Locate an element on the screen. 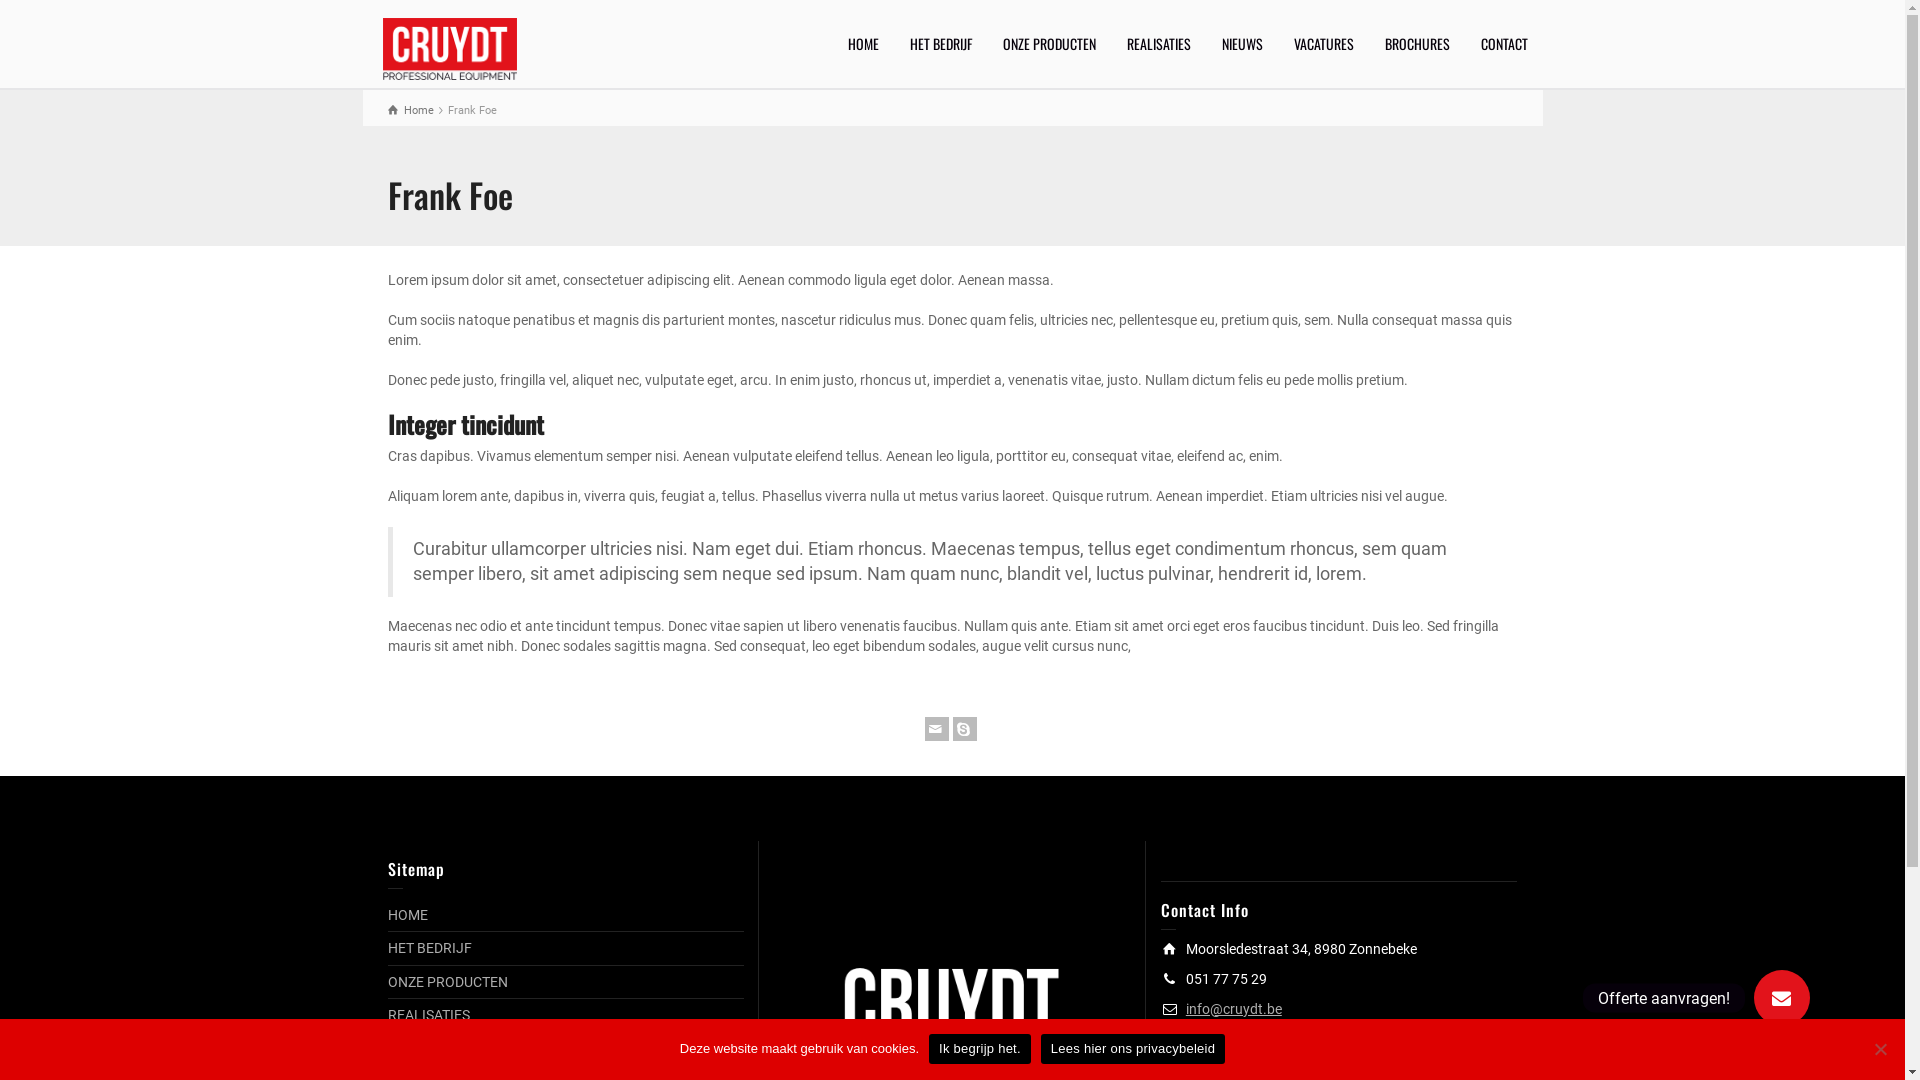 The width and height of the screenshot is (1920, 1080). 'Skype' is located at coordinates (950, 729).